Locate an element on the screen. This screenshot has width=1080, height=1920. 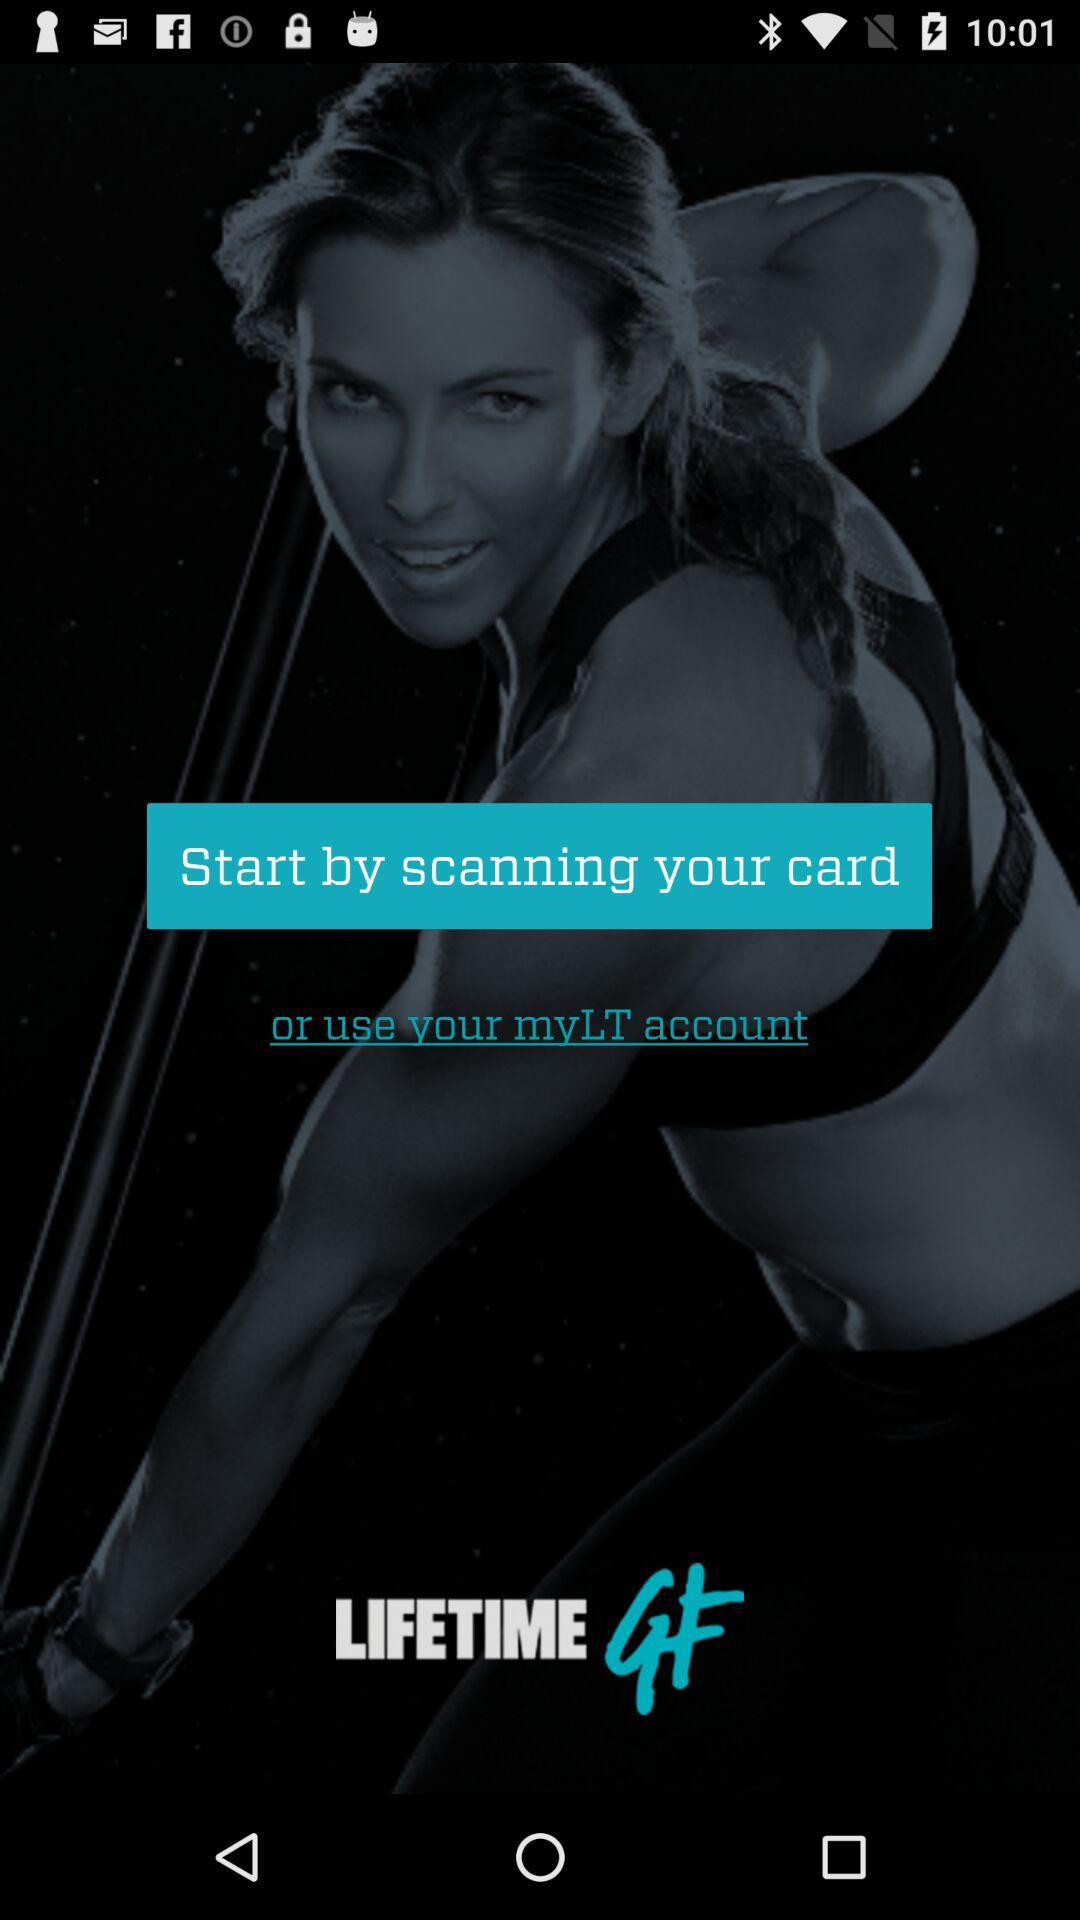
or use your icon is located at coordinates (538, 1024).